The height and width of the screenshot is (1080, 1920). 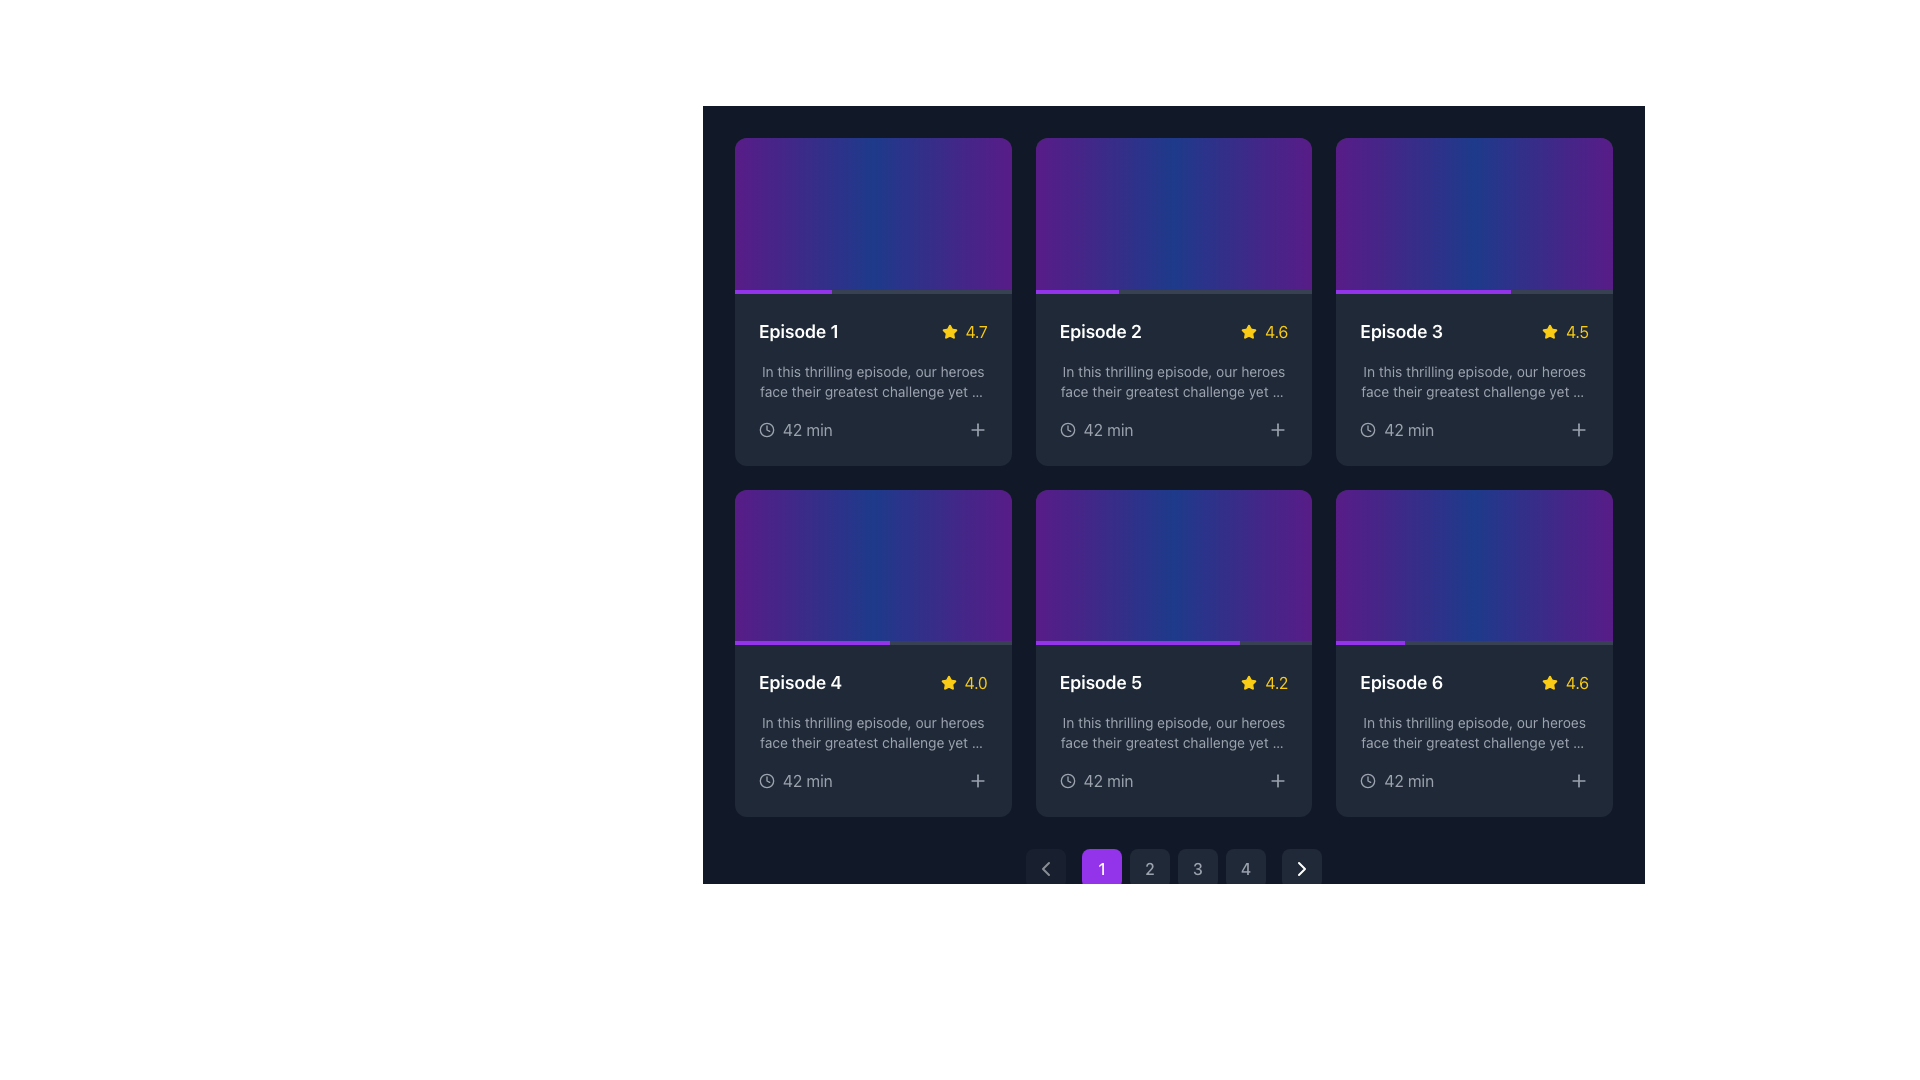 What do you see at coordinates (1367, 428) in the screenshot?
I see `the circular decorative shape within the SVG icon located in the bottom-left corner of the card for Episode 3 by performing a mouse click to interact with nearby elements` at bounding box center [1367, 428].